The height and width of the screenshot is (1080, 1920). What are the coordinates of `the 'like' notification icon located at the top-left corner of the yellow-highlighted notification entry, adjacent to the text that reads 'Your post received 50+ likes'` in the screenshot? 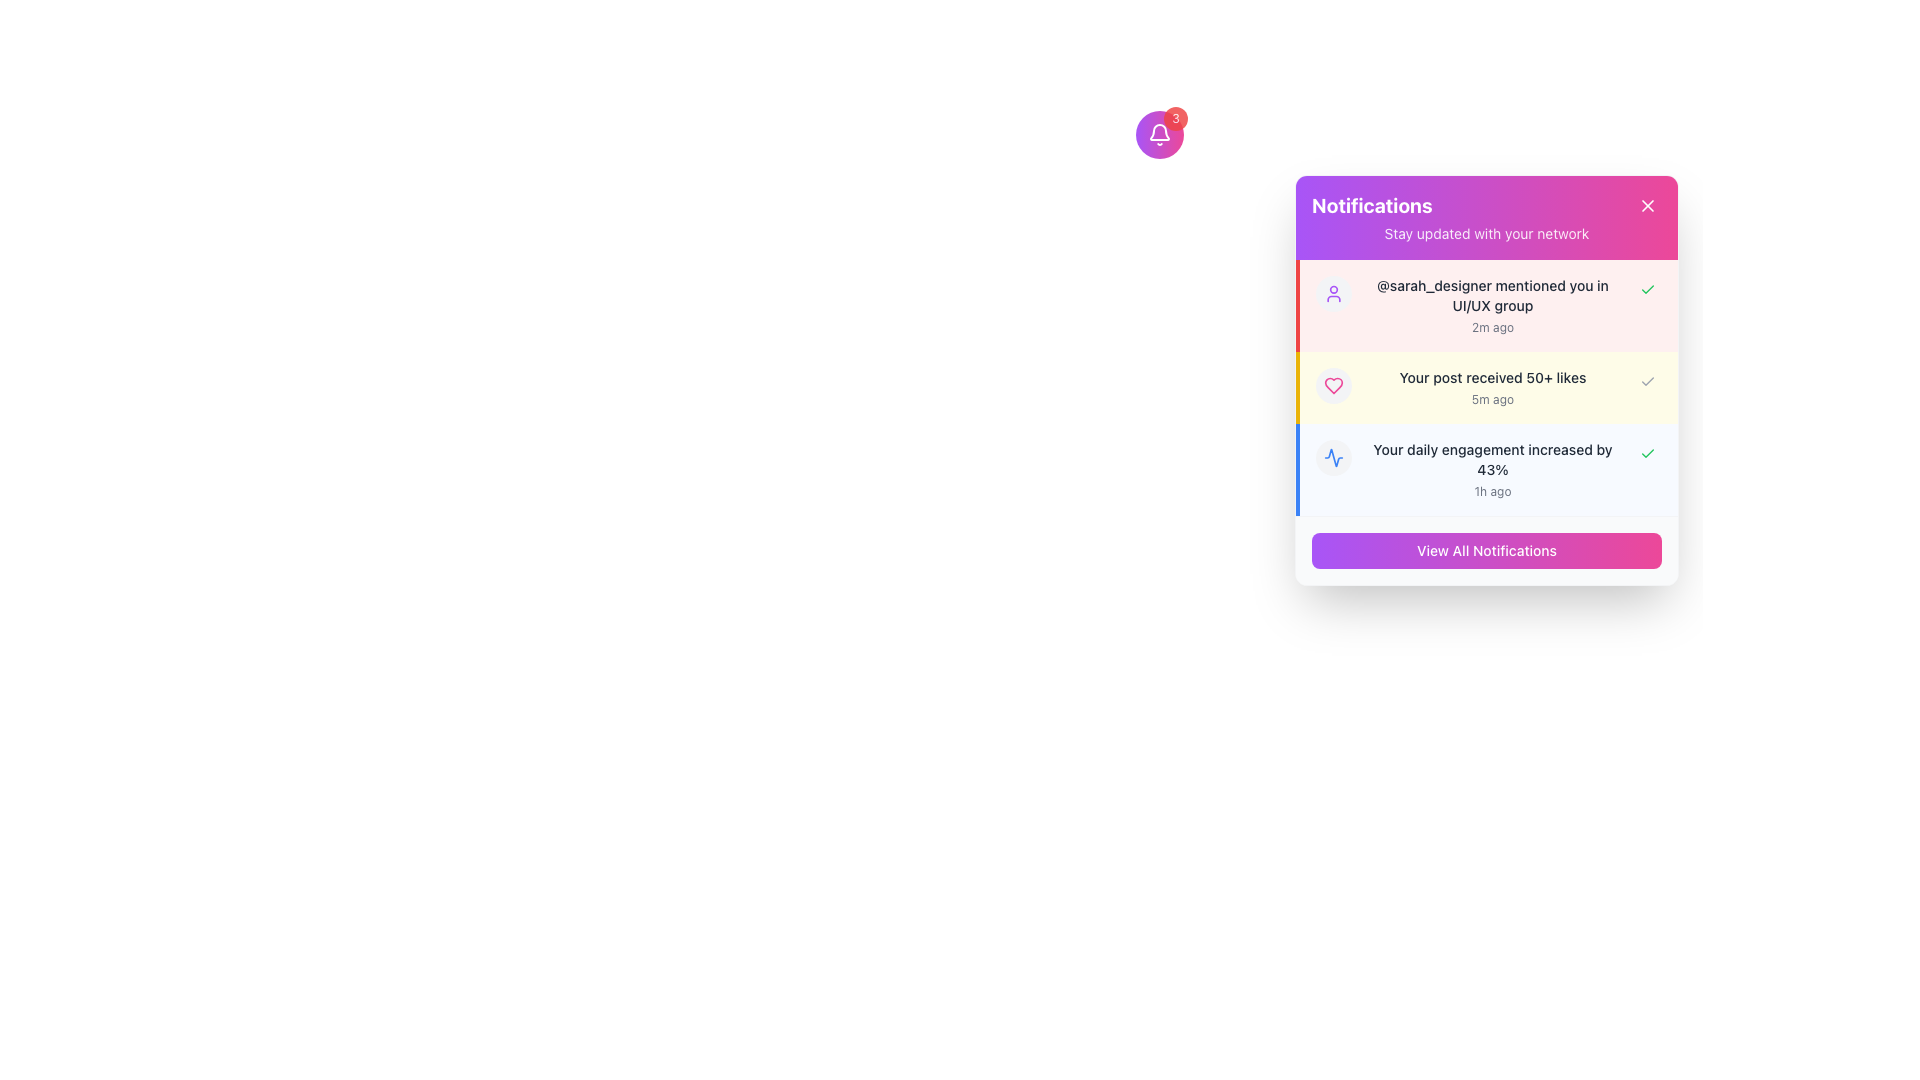 It's located at (1334, 385).